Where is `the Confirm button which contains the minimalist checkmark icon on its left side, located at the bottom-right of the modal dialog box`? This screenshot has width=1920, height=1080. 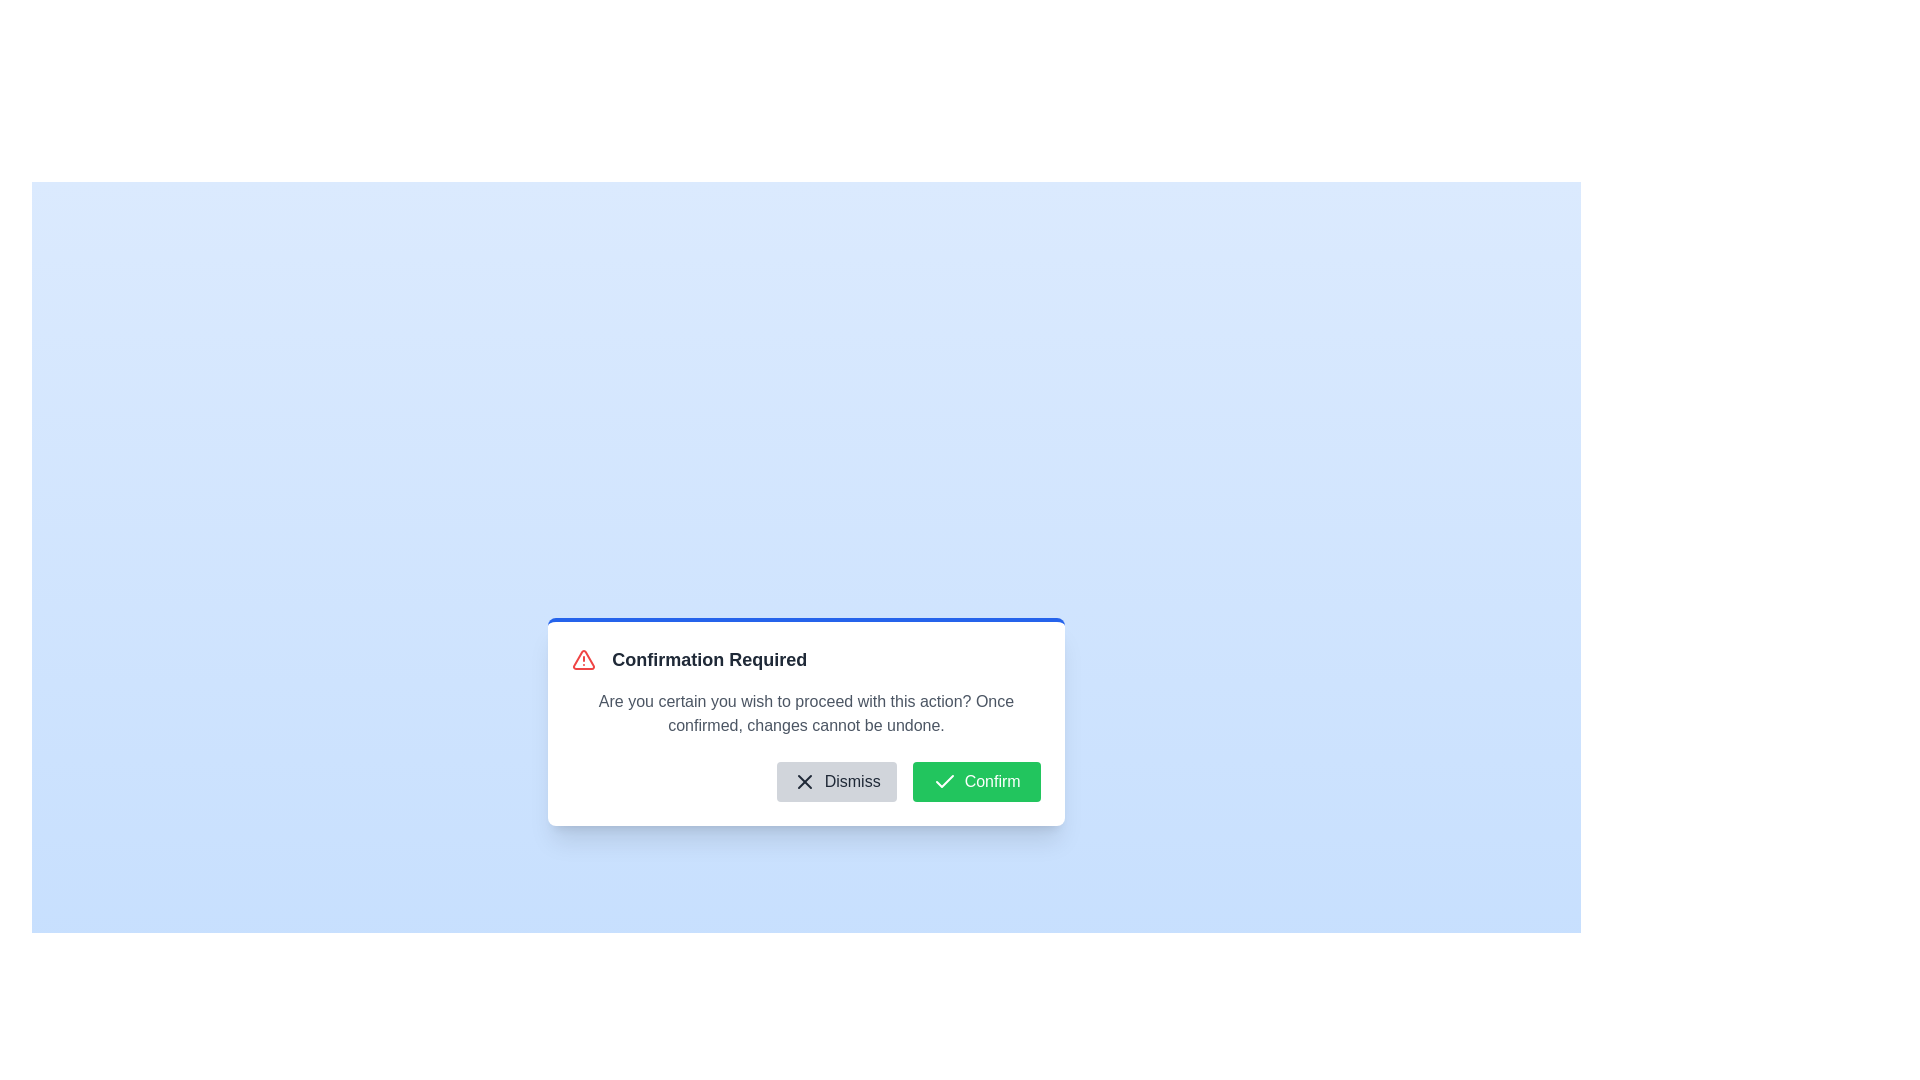
the Confirm button which contains the minimalist checkmark icon on its left side, located at the bottom-right of the modal dialog box is located at coordinates (943, 781).